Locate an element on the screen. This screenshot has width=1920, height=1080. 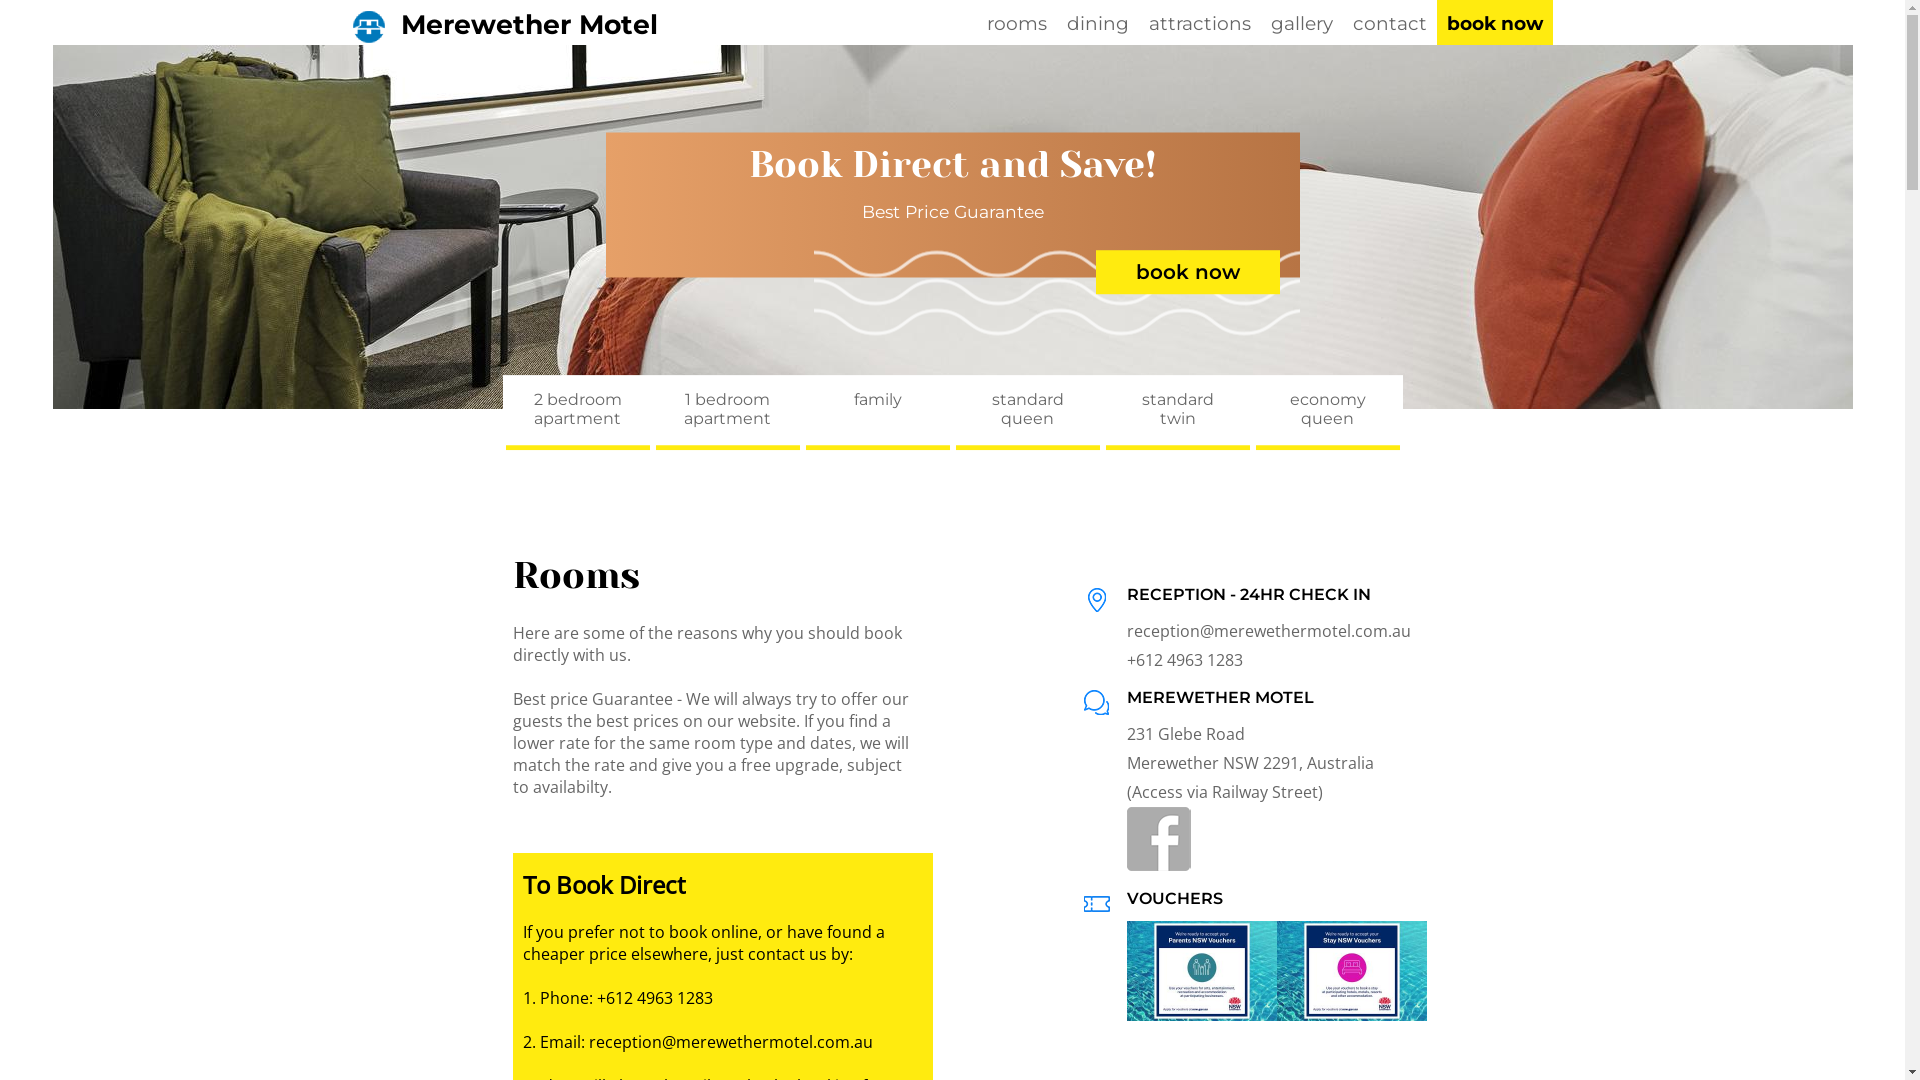
'attractions' is located at coordinates (1199, 23).